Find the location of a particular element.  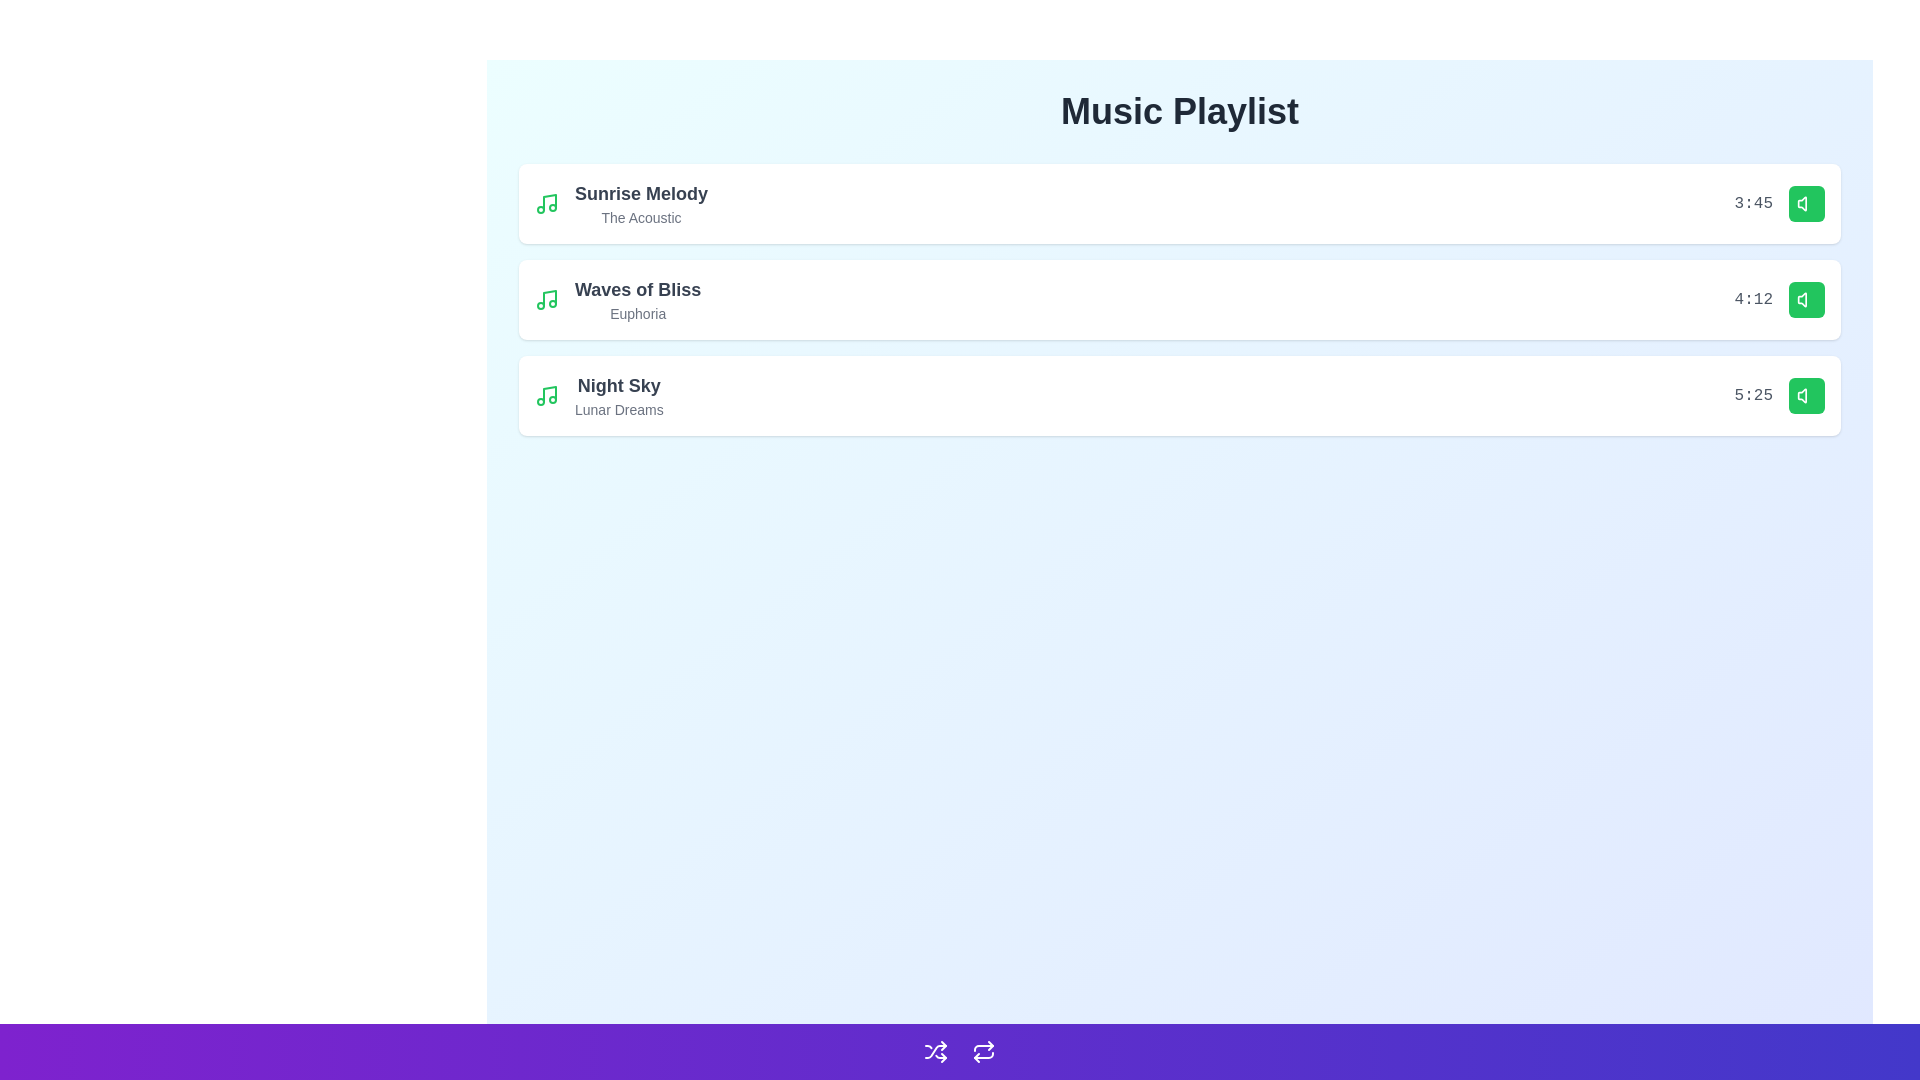

the text label displaying '5:25' in a monospaced font, located beside a green button with a speaker icon in the music playlist interface is located at coordinates (1752, 396).